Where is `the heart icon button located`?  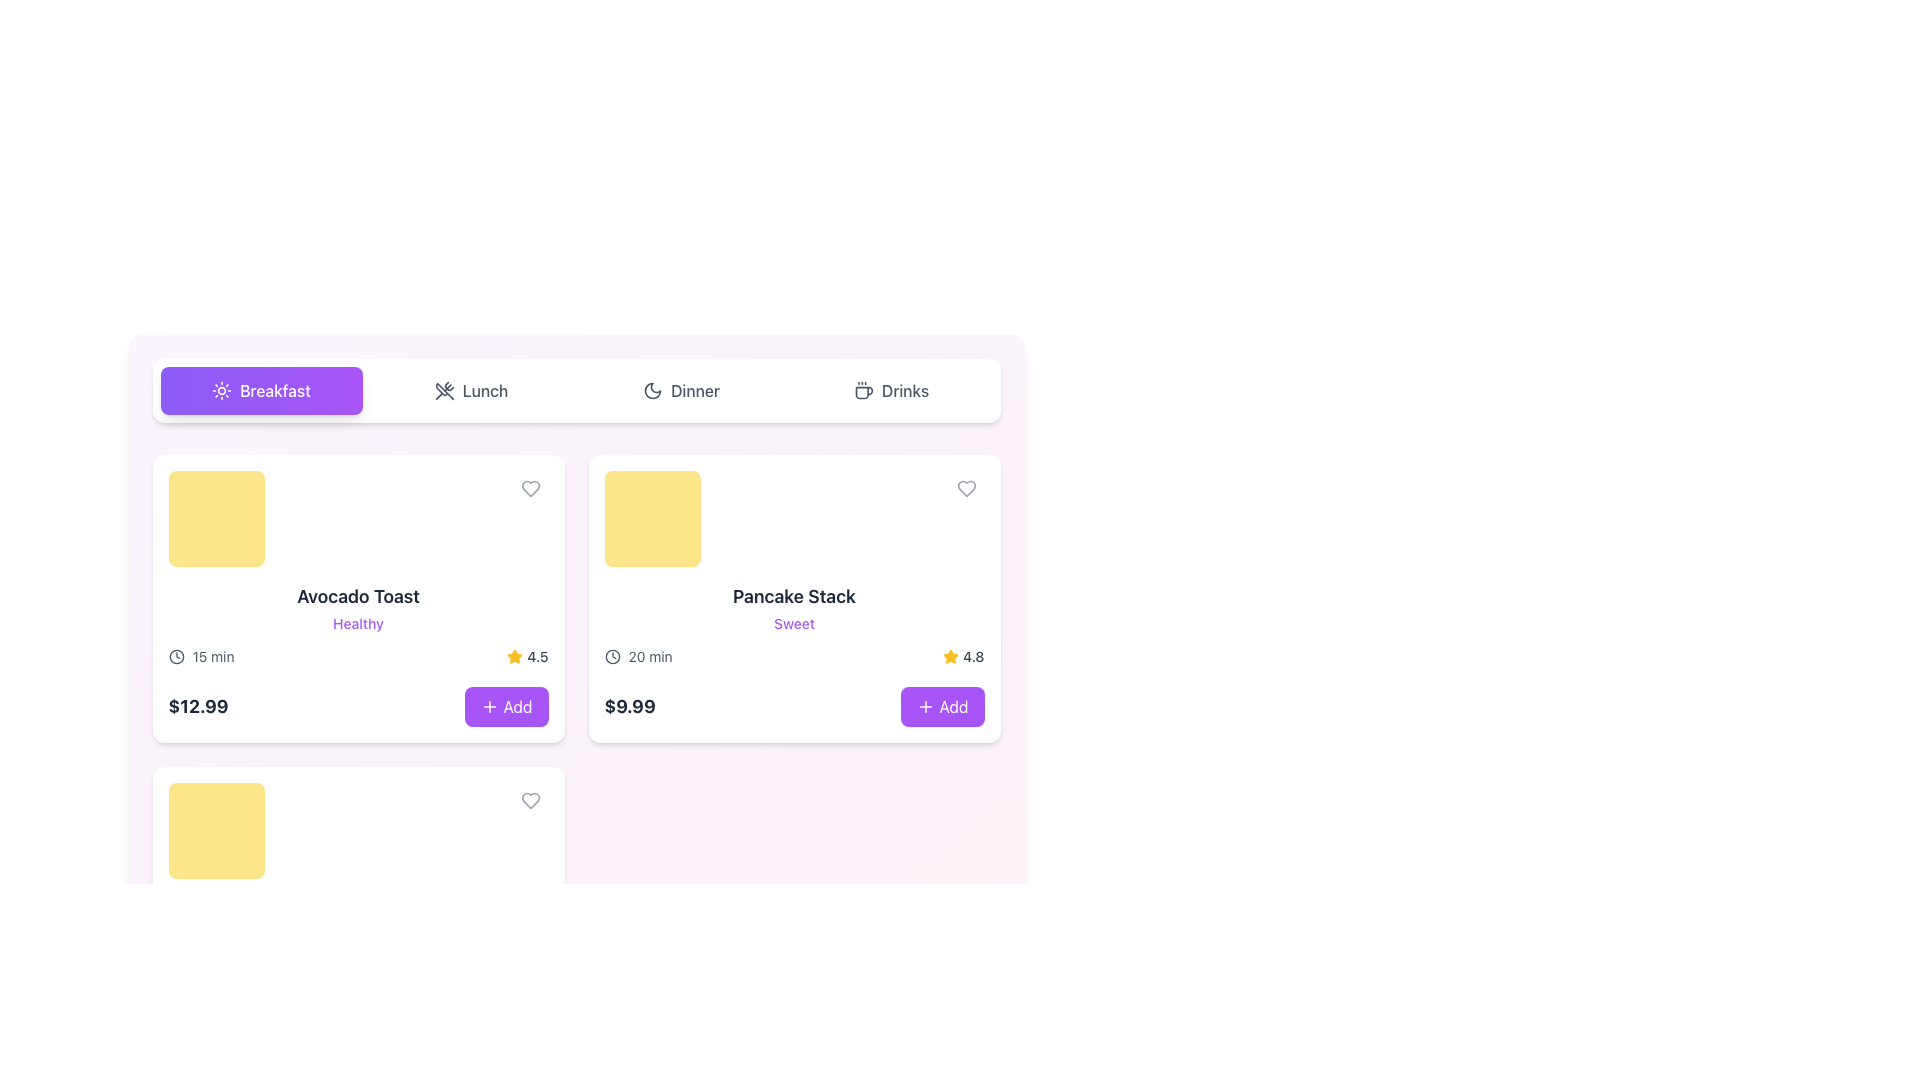 the heart icon button located is located at coordinates (530, 800).